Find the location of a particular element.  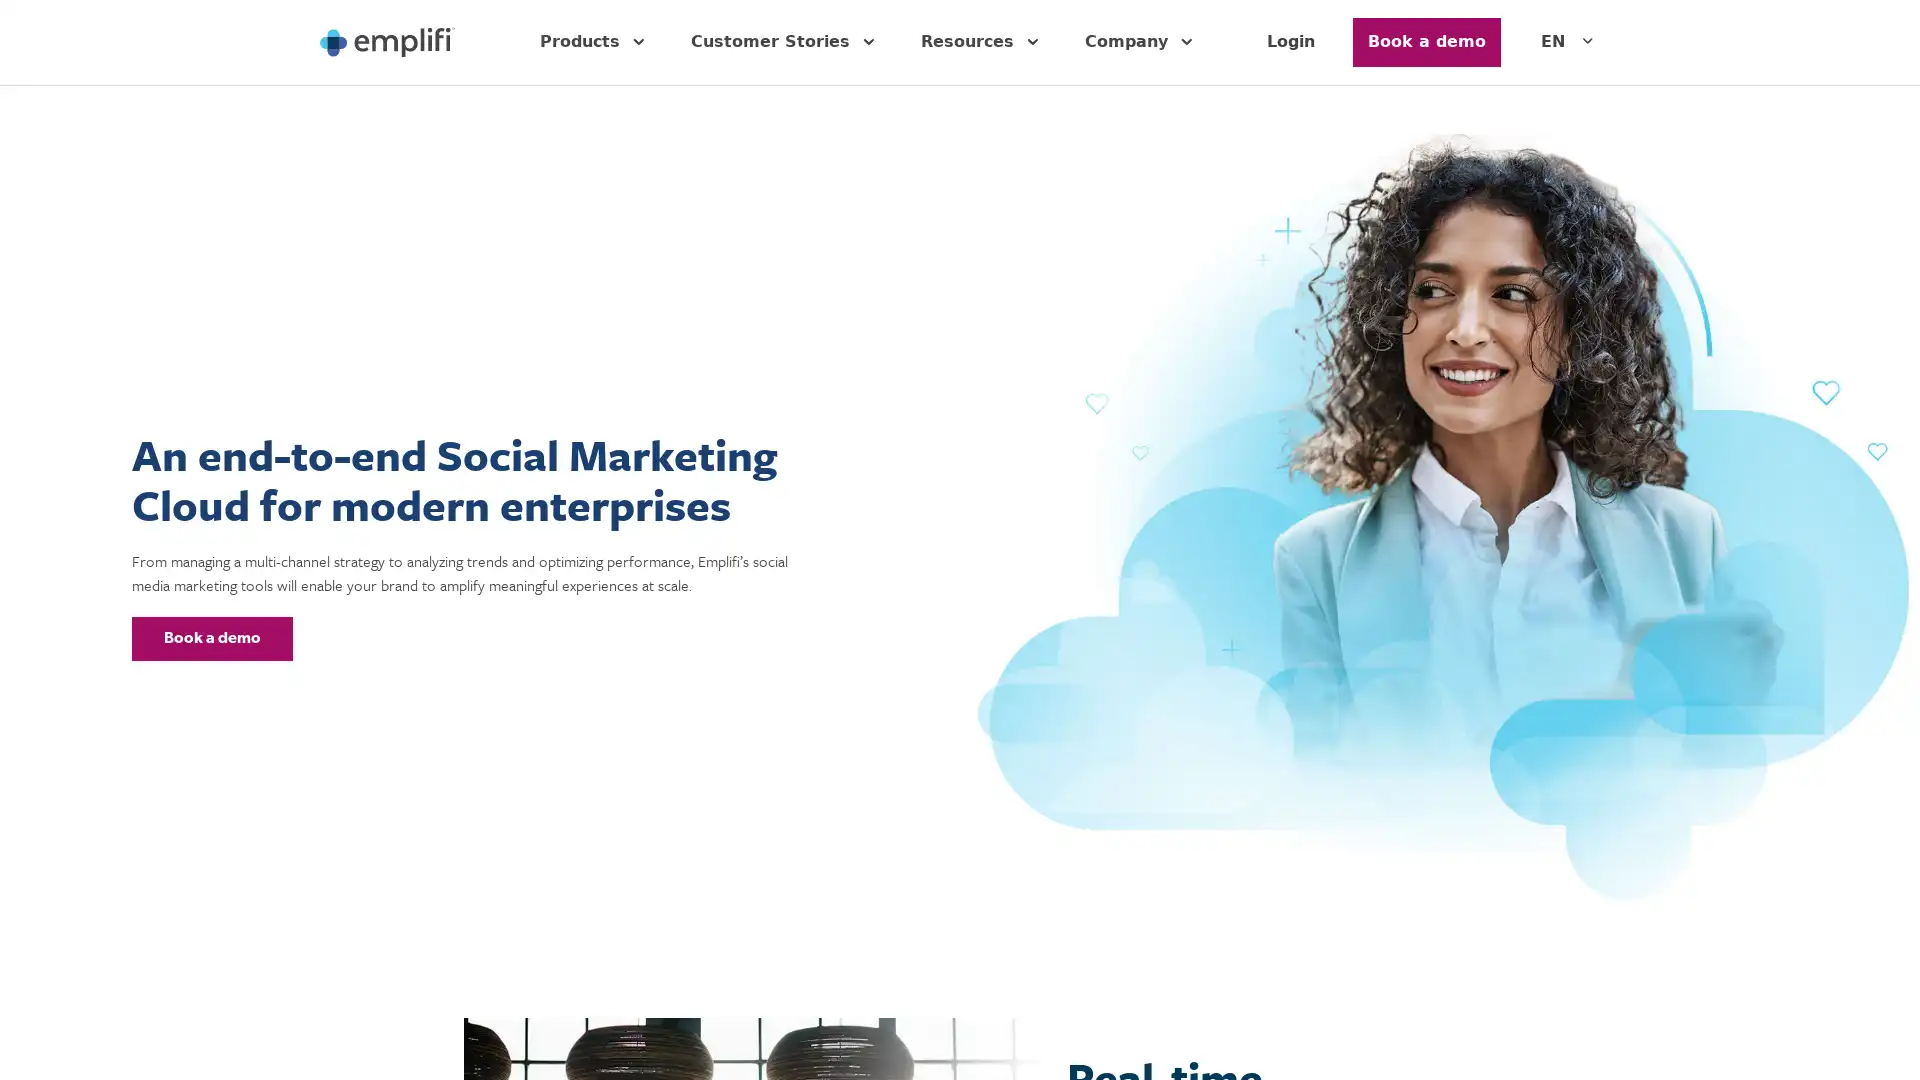

Button is located at coordinates (212, 637).